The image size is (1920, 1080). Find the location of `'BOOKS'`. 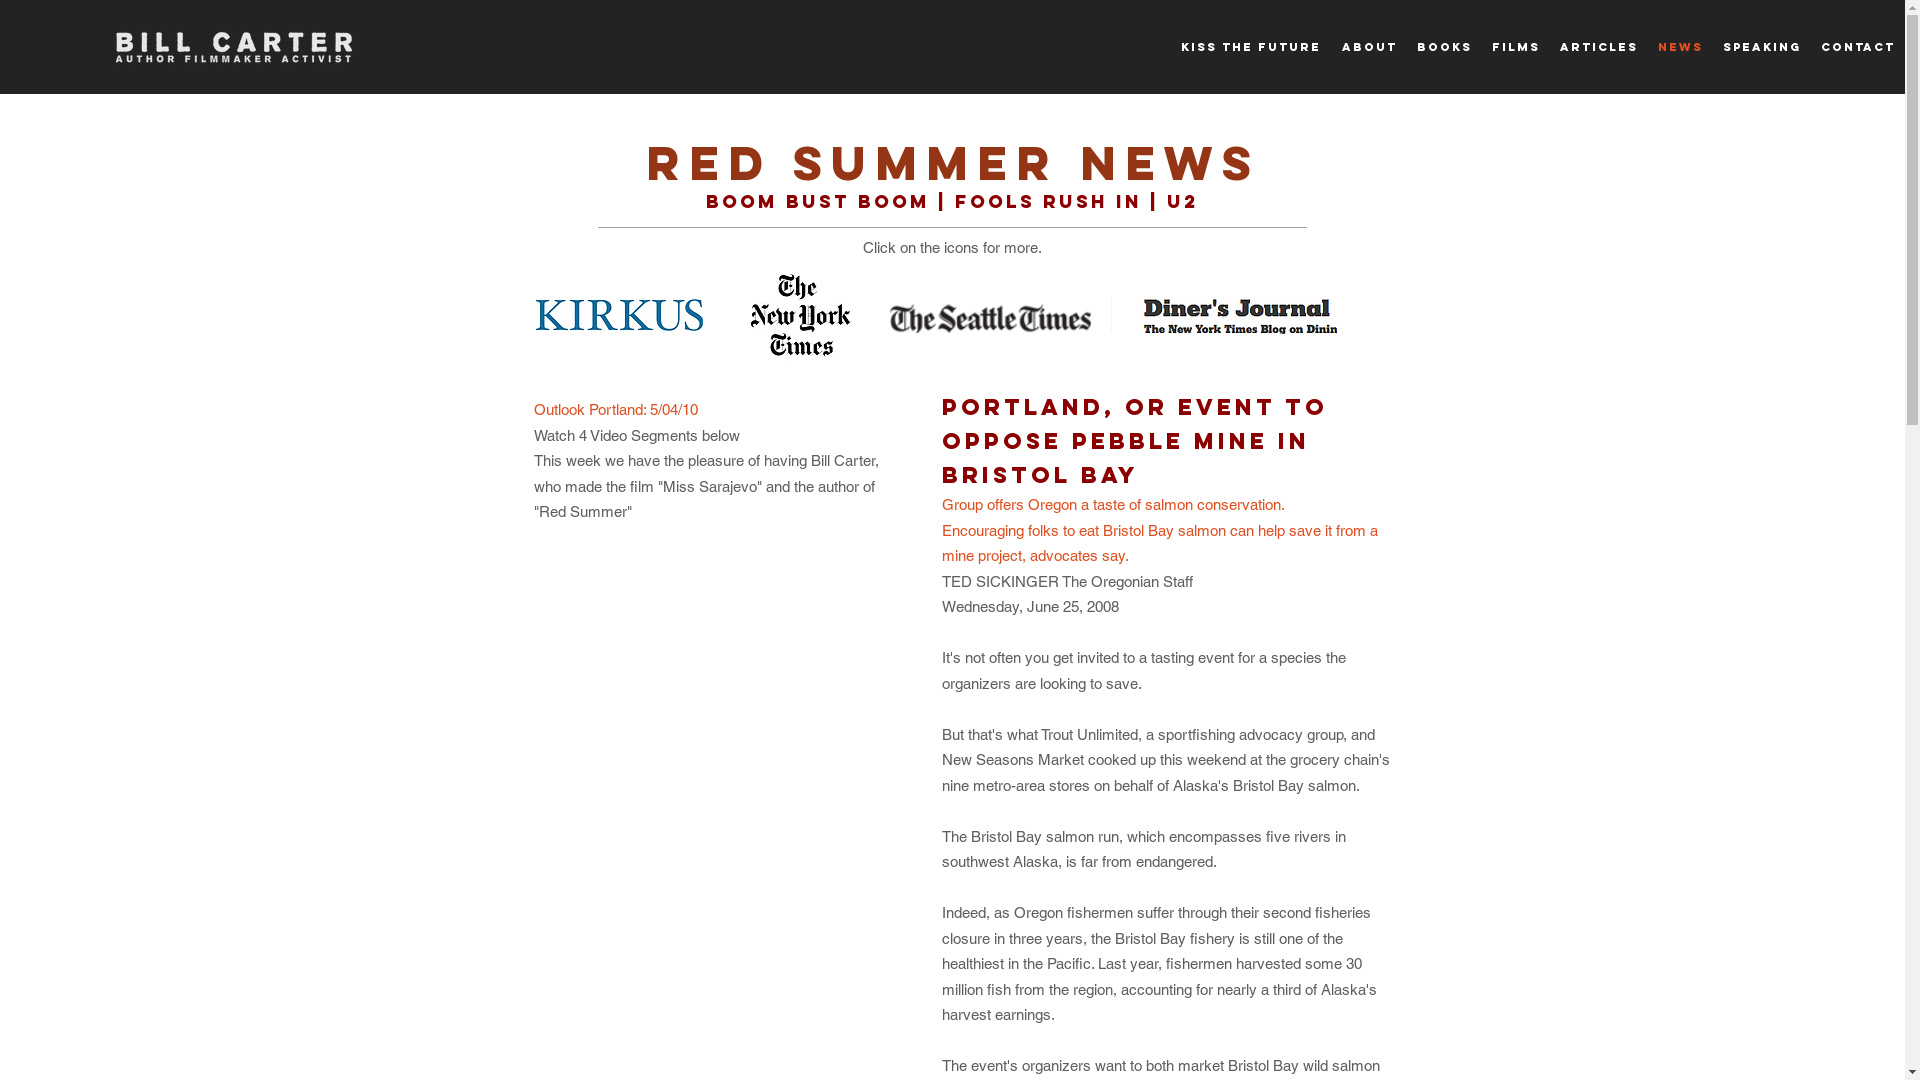

'BOOKS' is located at coordinates (1405, 45).